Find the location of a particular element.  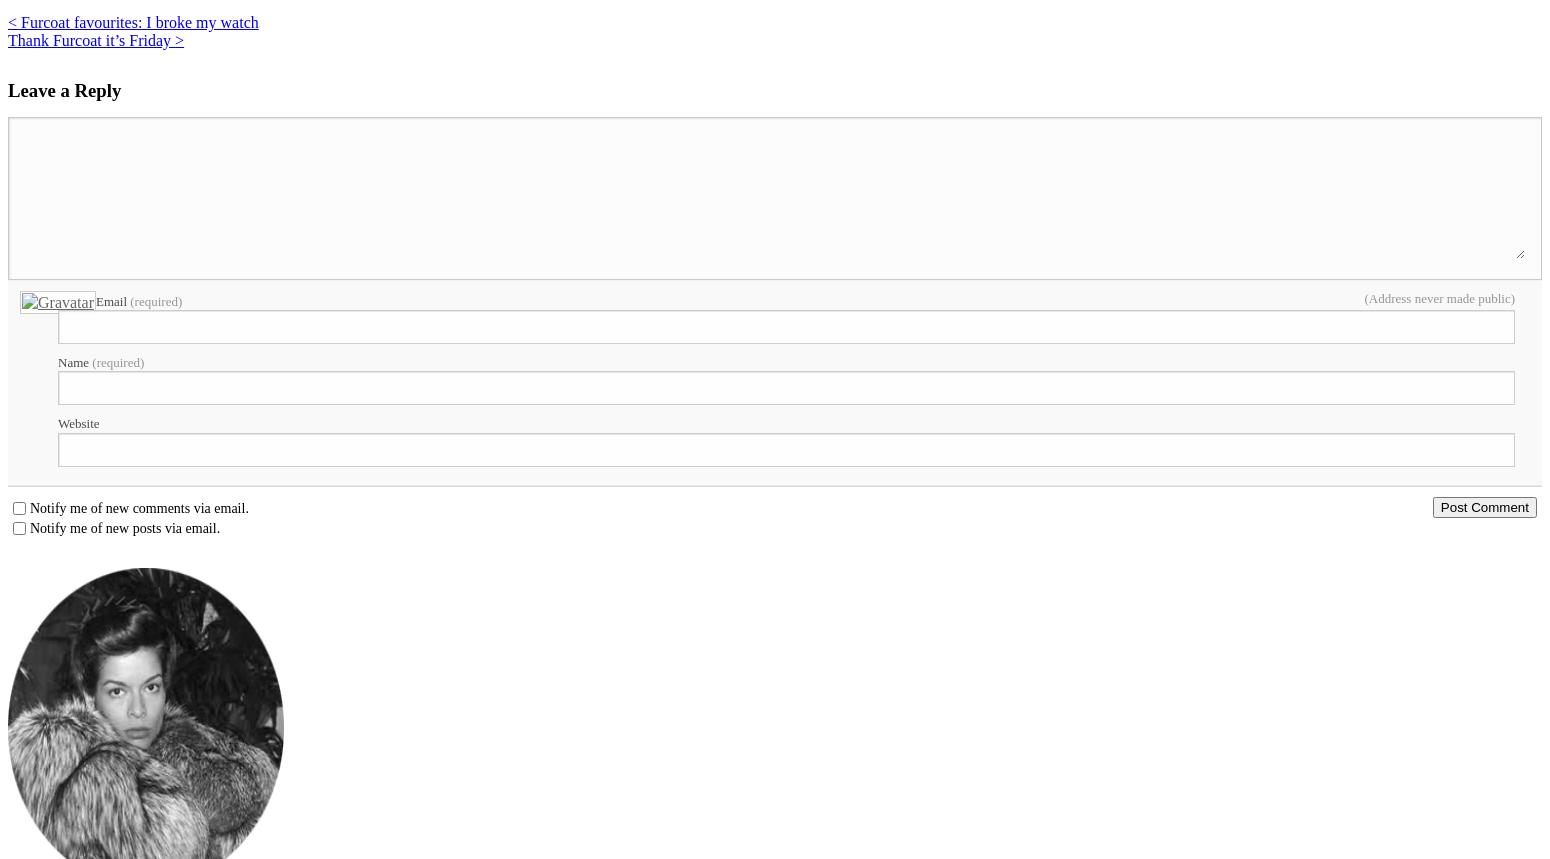

'(Address never made public)' is located at coordinates (1438, 298).